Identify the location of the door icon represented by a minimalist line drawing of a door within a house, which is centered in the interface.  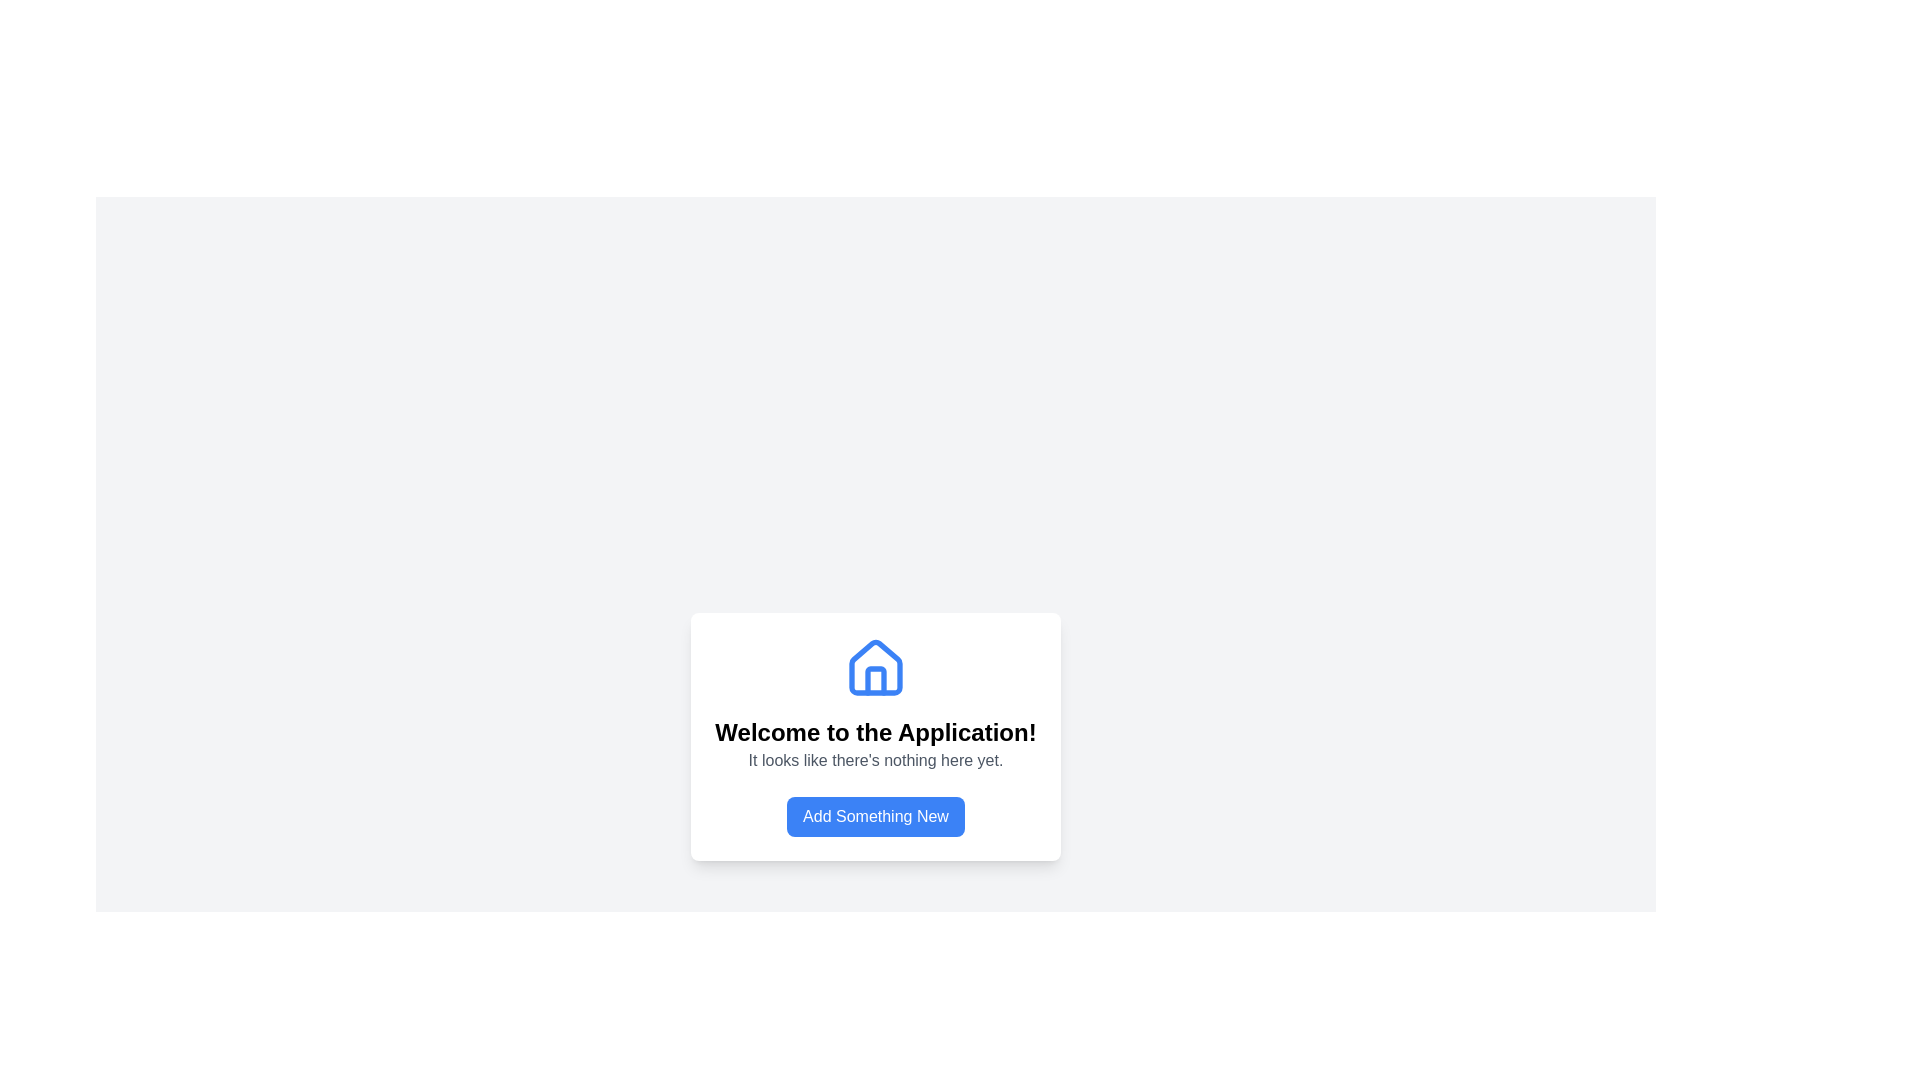
(875, 680).